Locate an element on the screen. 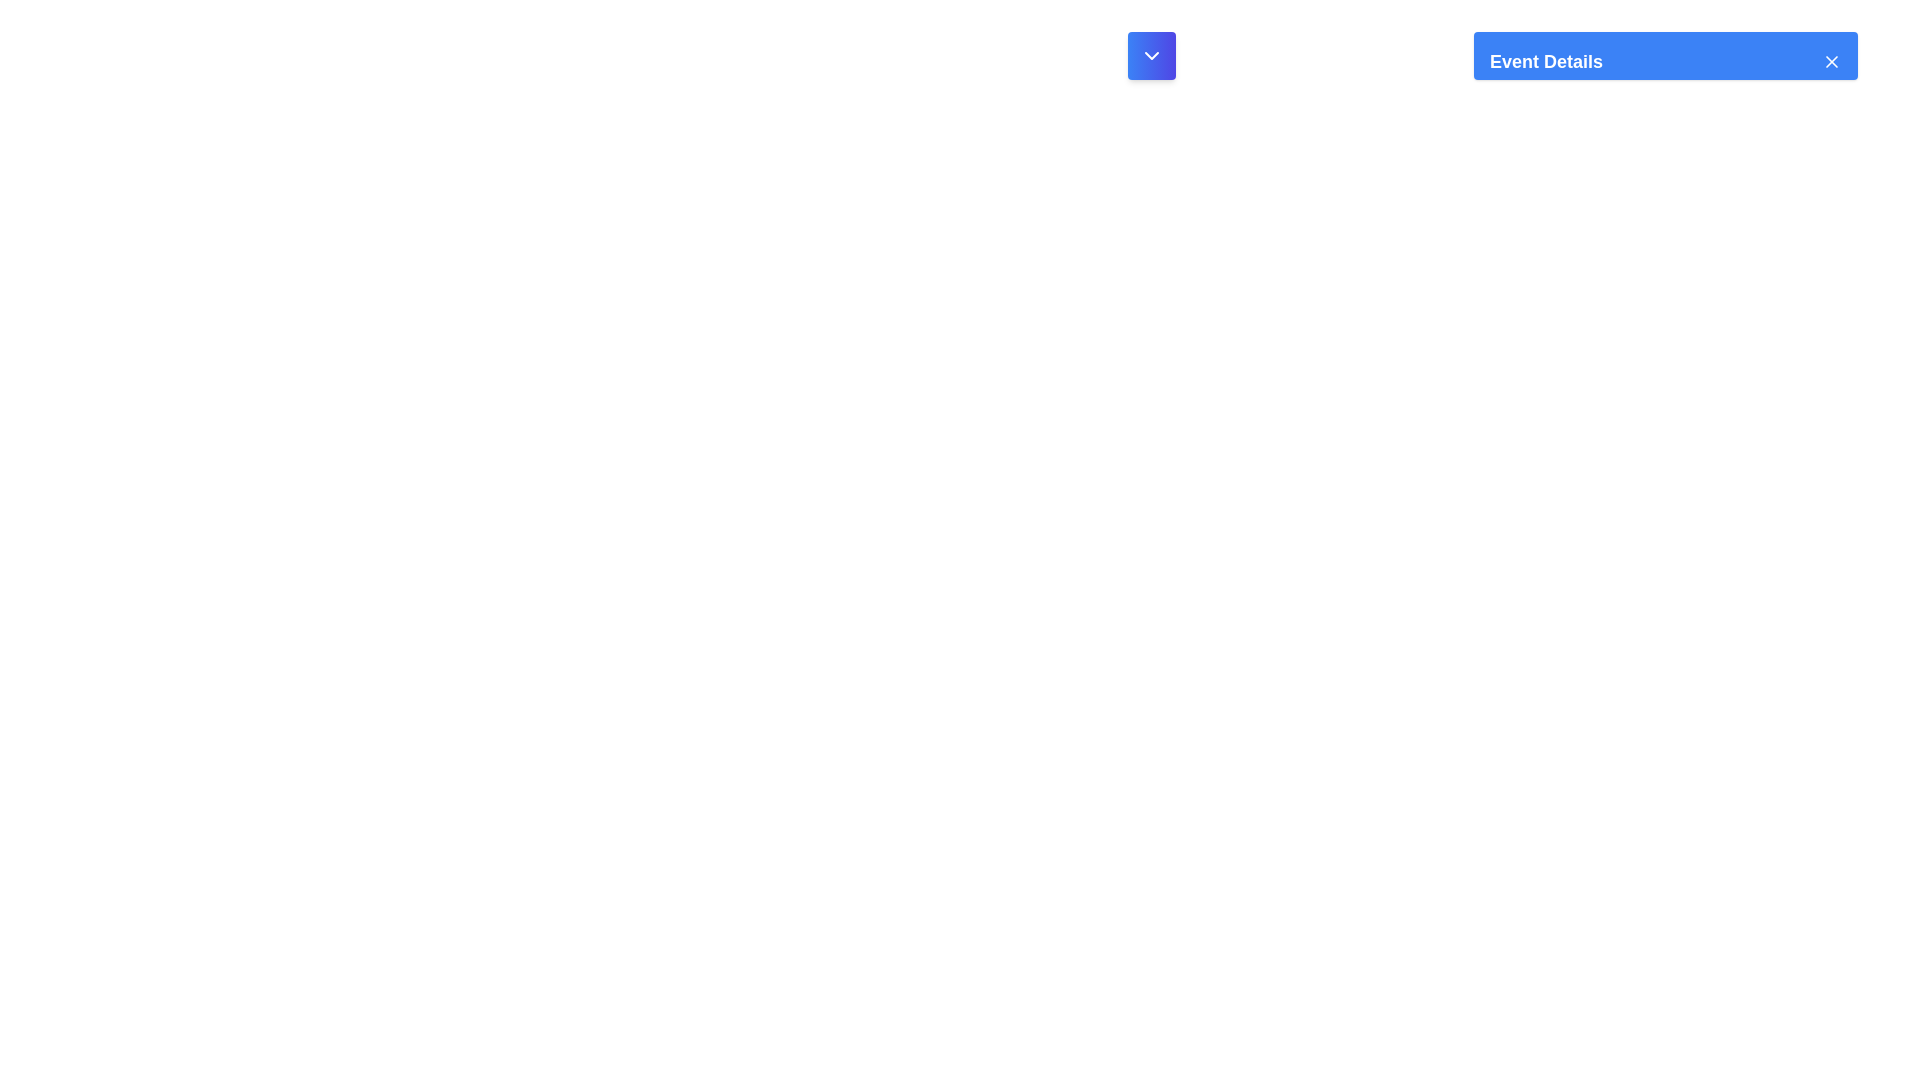  the interactive button with a gradient background and a downward-pointing chevron icon is located at coordinates (1152, 55).